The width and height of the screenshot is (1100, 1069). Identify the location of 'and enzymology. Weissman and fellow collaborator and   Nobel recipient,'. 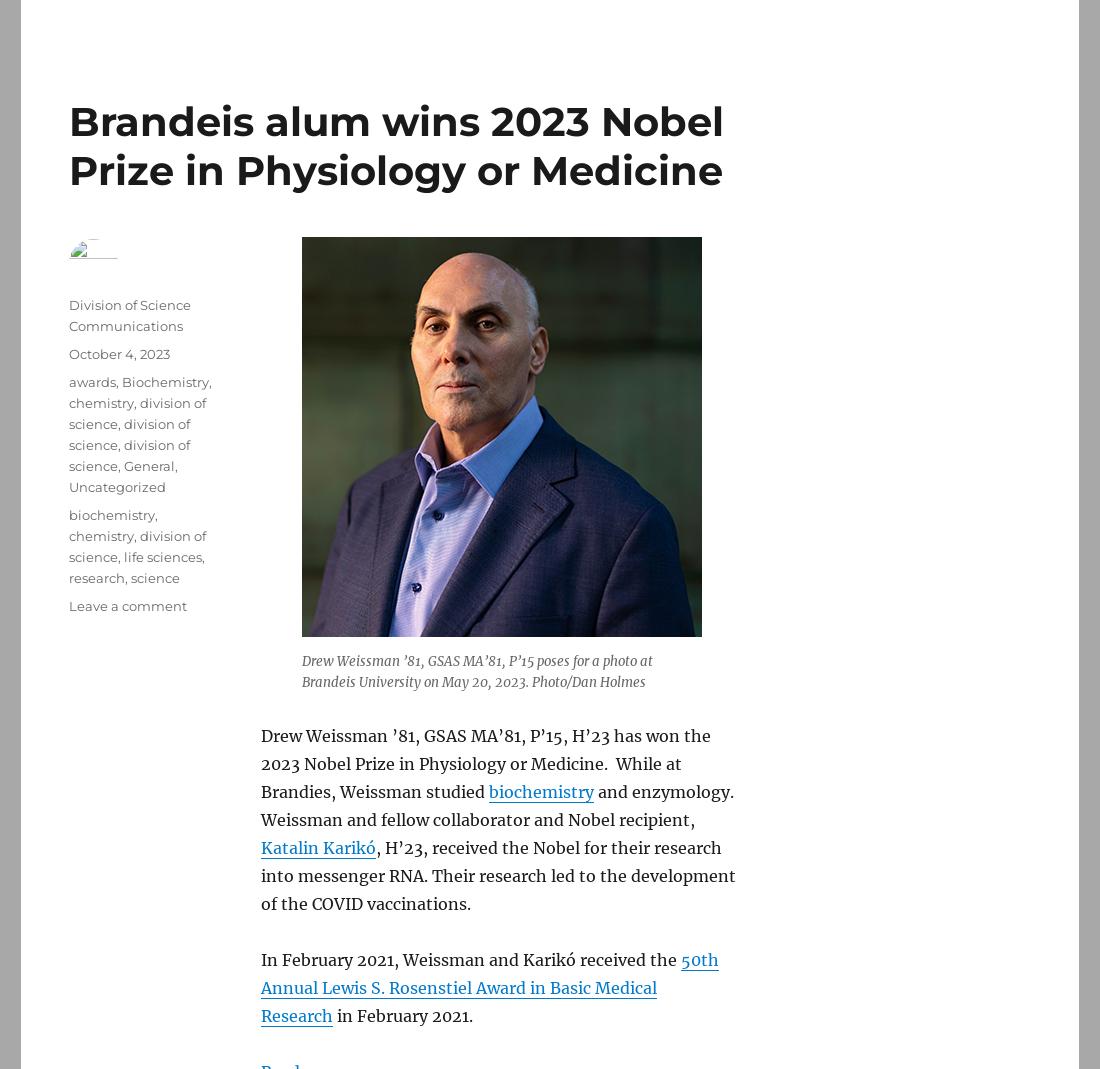
(497, 804).